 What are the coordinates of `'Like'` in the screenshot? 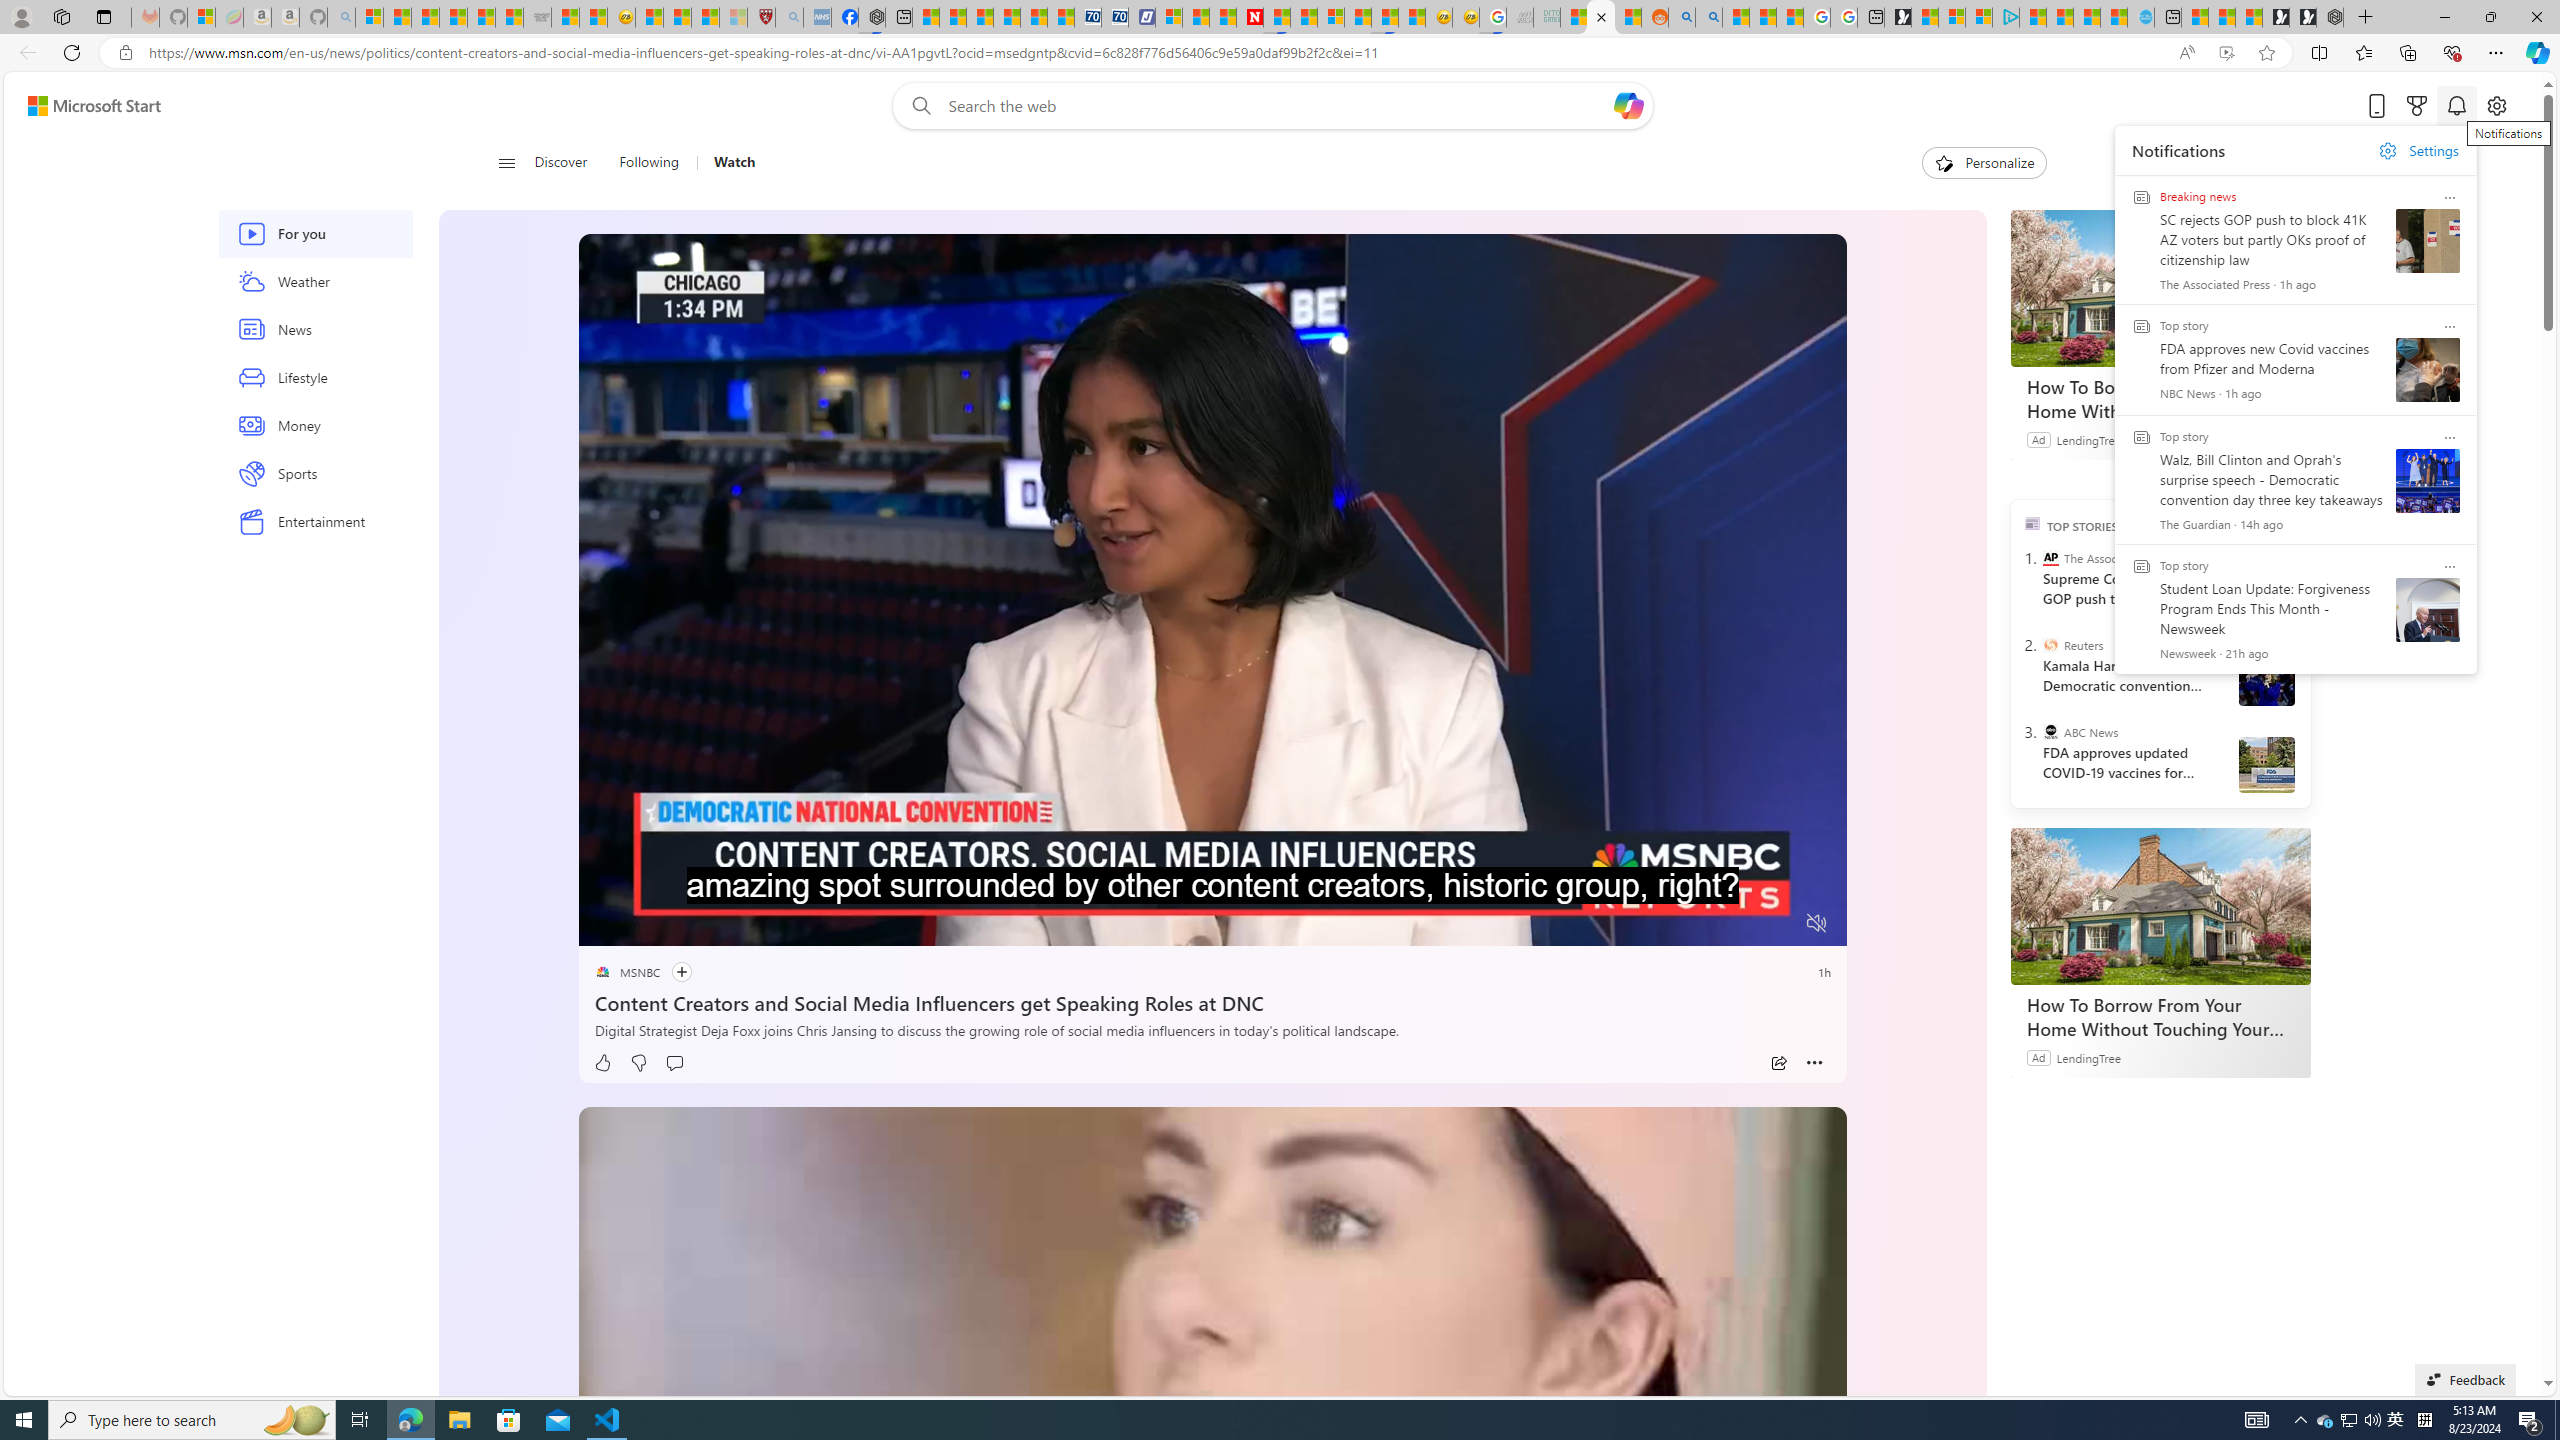 It's located at (602, 1062).